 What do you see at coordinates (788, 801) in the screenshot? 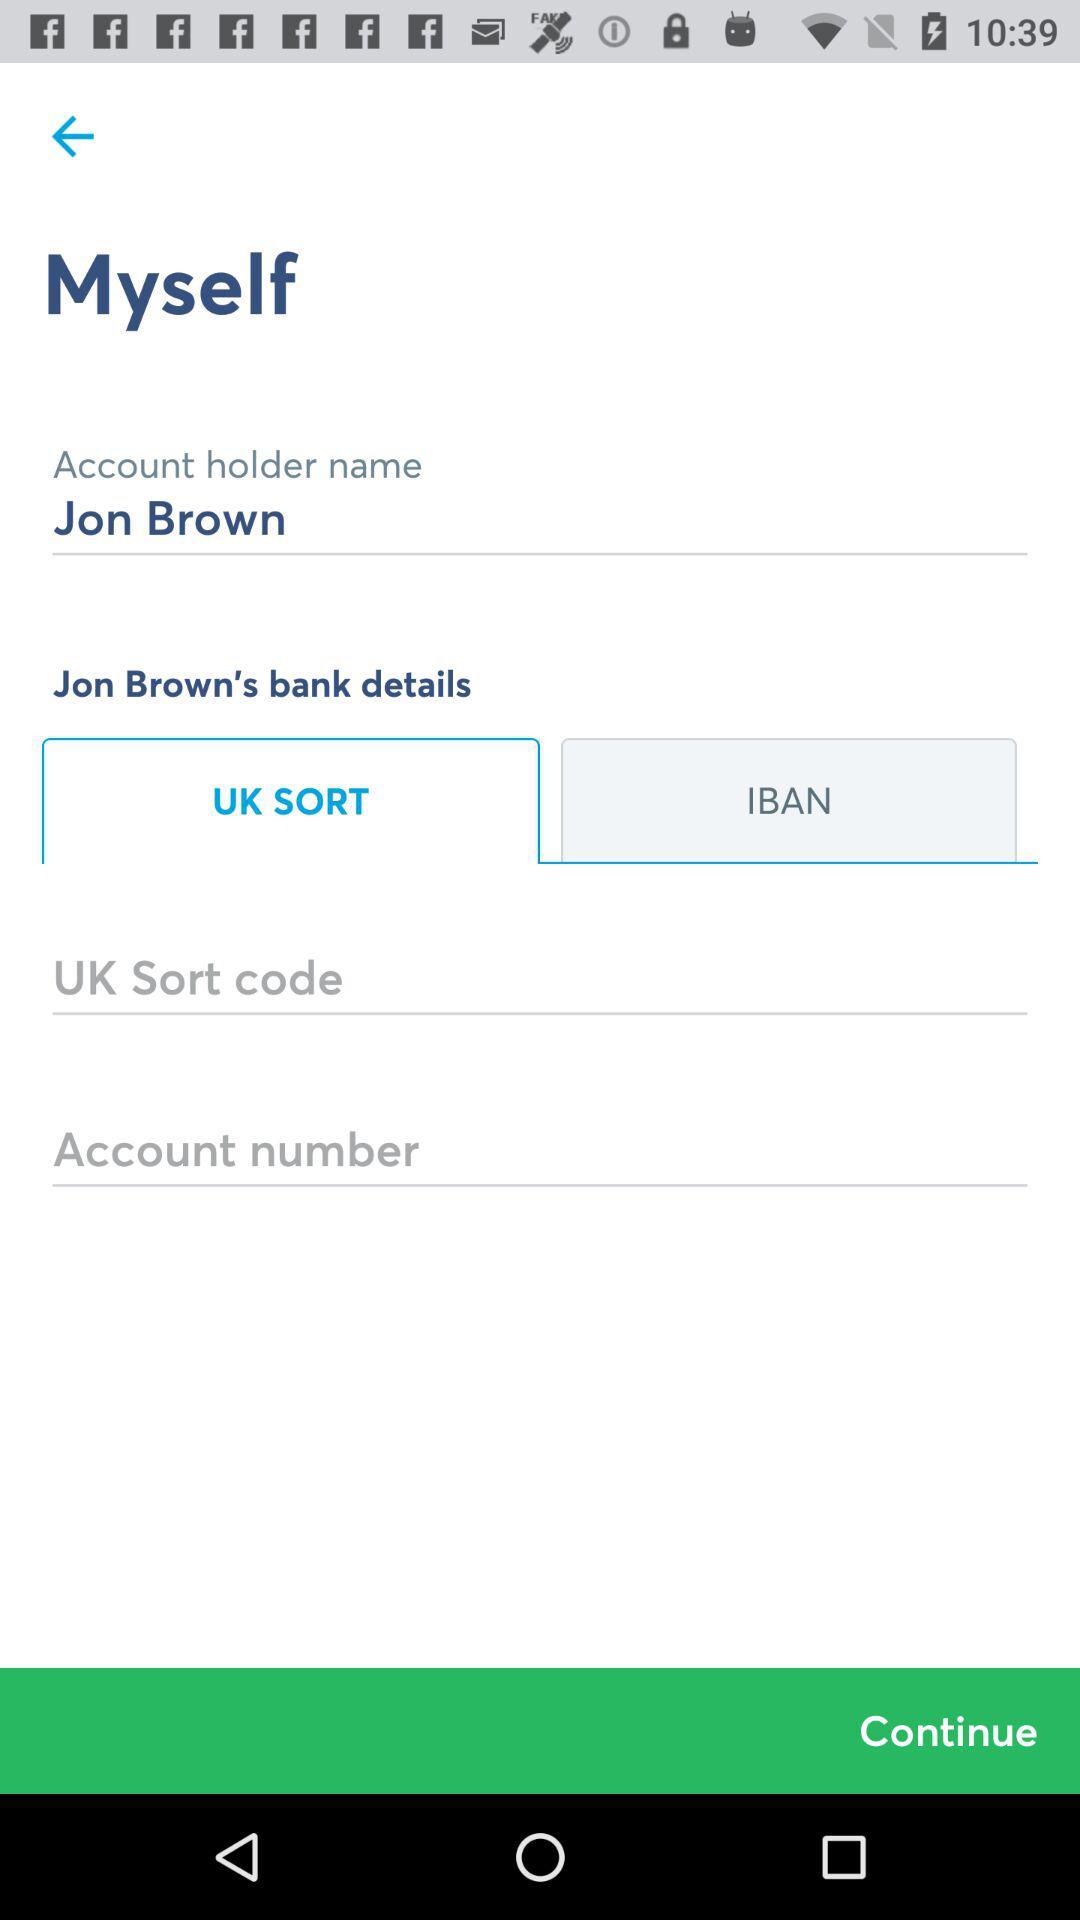
I see `the item to the right of the uk sort icon` at bounding box center [788, 801].